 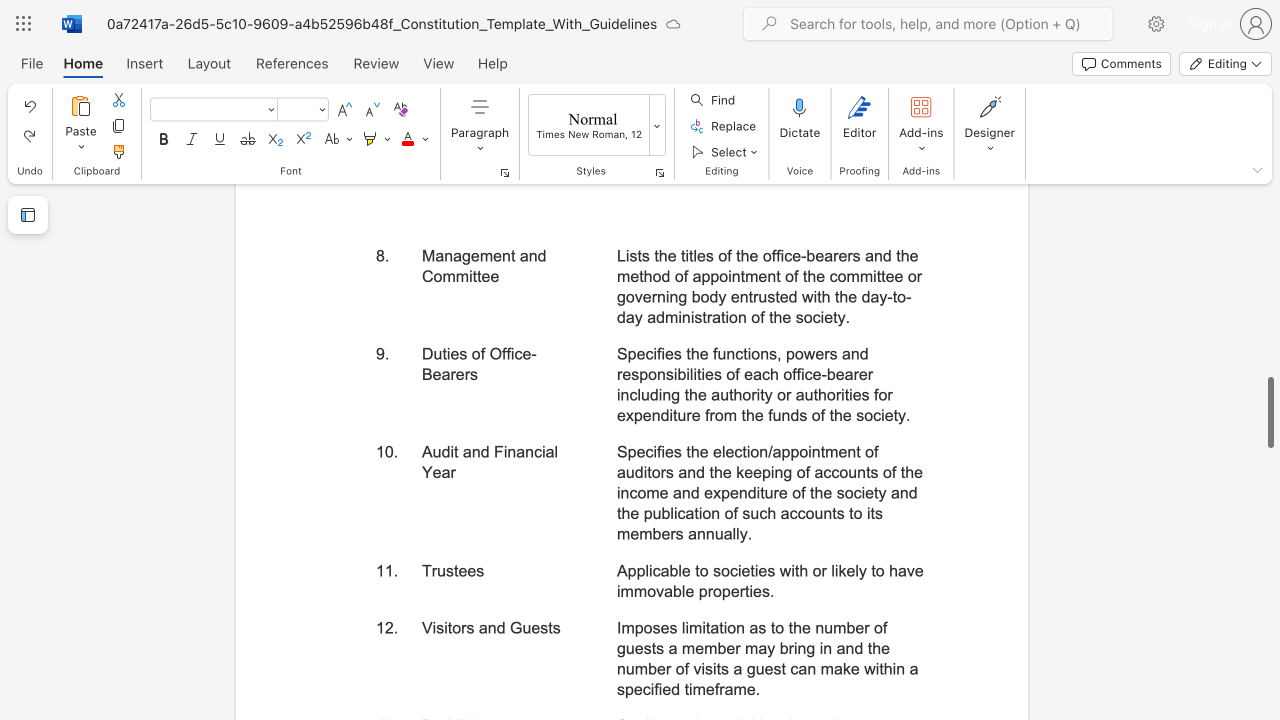 I want to click on the subset text "ly" within the text "Specifies the election/appointment of auditors and the keeping of accounts of the income and expenditure of the society and the publication of such accounts to its members annually.", so click(x=735, y=533).